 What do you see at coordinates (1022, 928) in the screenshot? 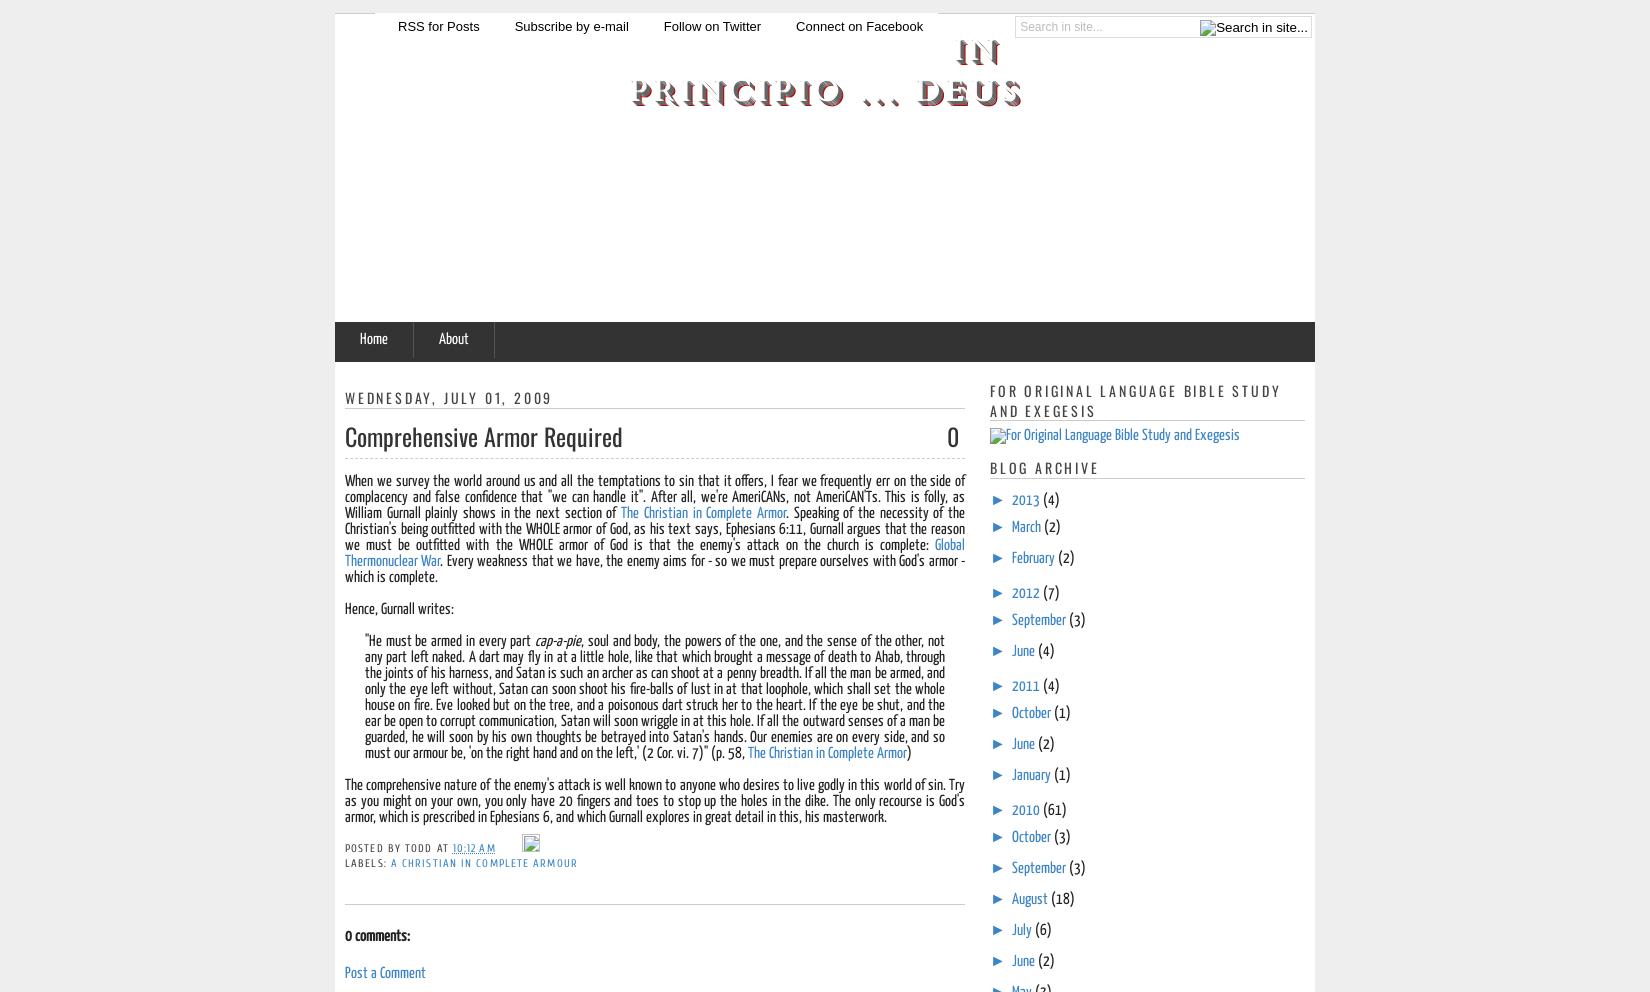
I see `'July'` at bounding box center [1022, 928].